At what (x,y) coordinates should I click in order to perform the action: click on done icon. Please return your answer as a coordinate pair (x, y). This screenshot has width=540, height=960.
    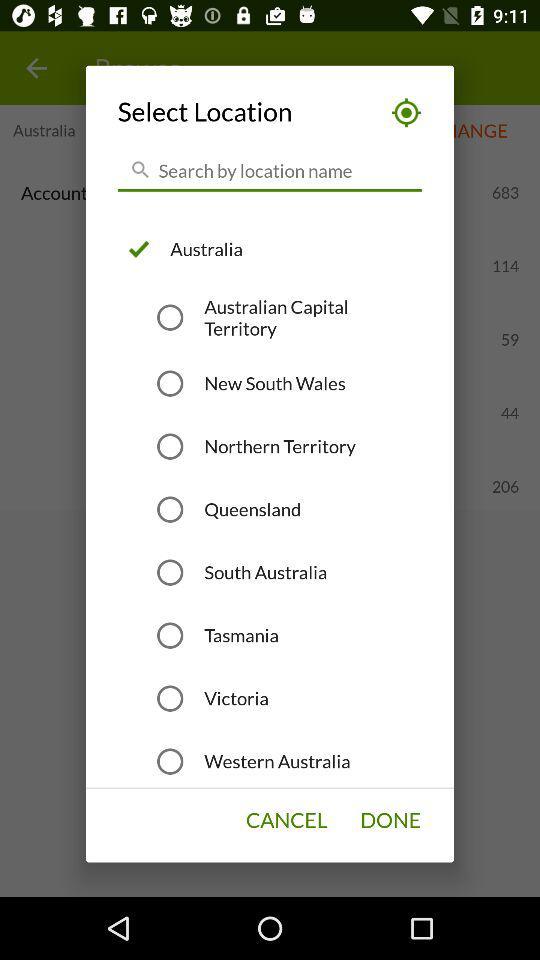
    Looking at the image, I should click on (390, 820).